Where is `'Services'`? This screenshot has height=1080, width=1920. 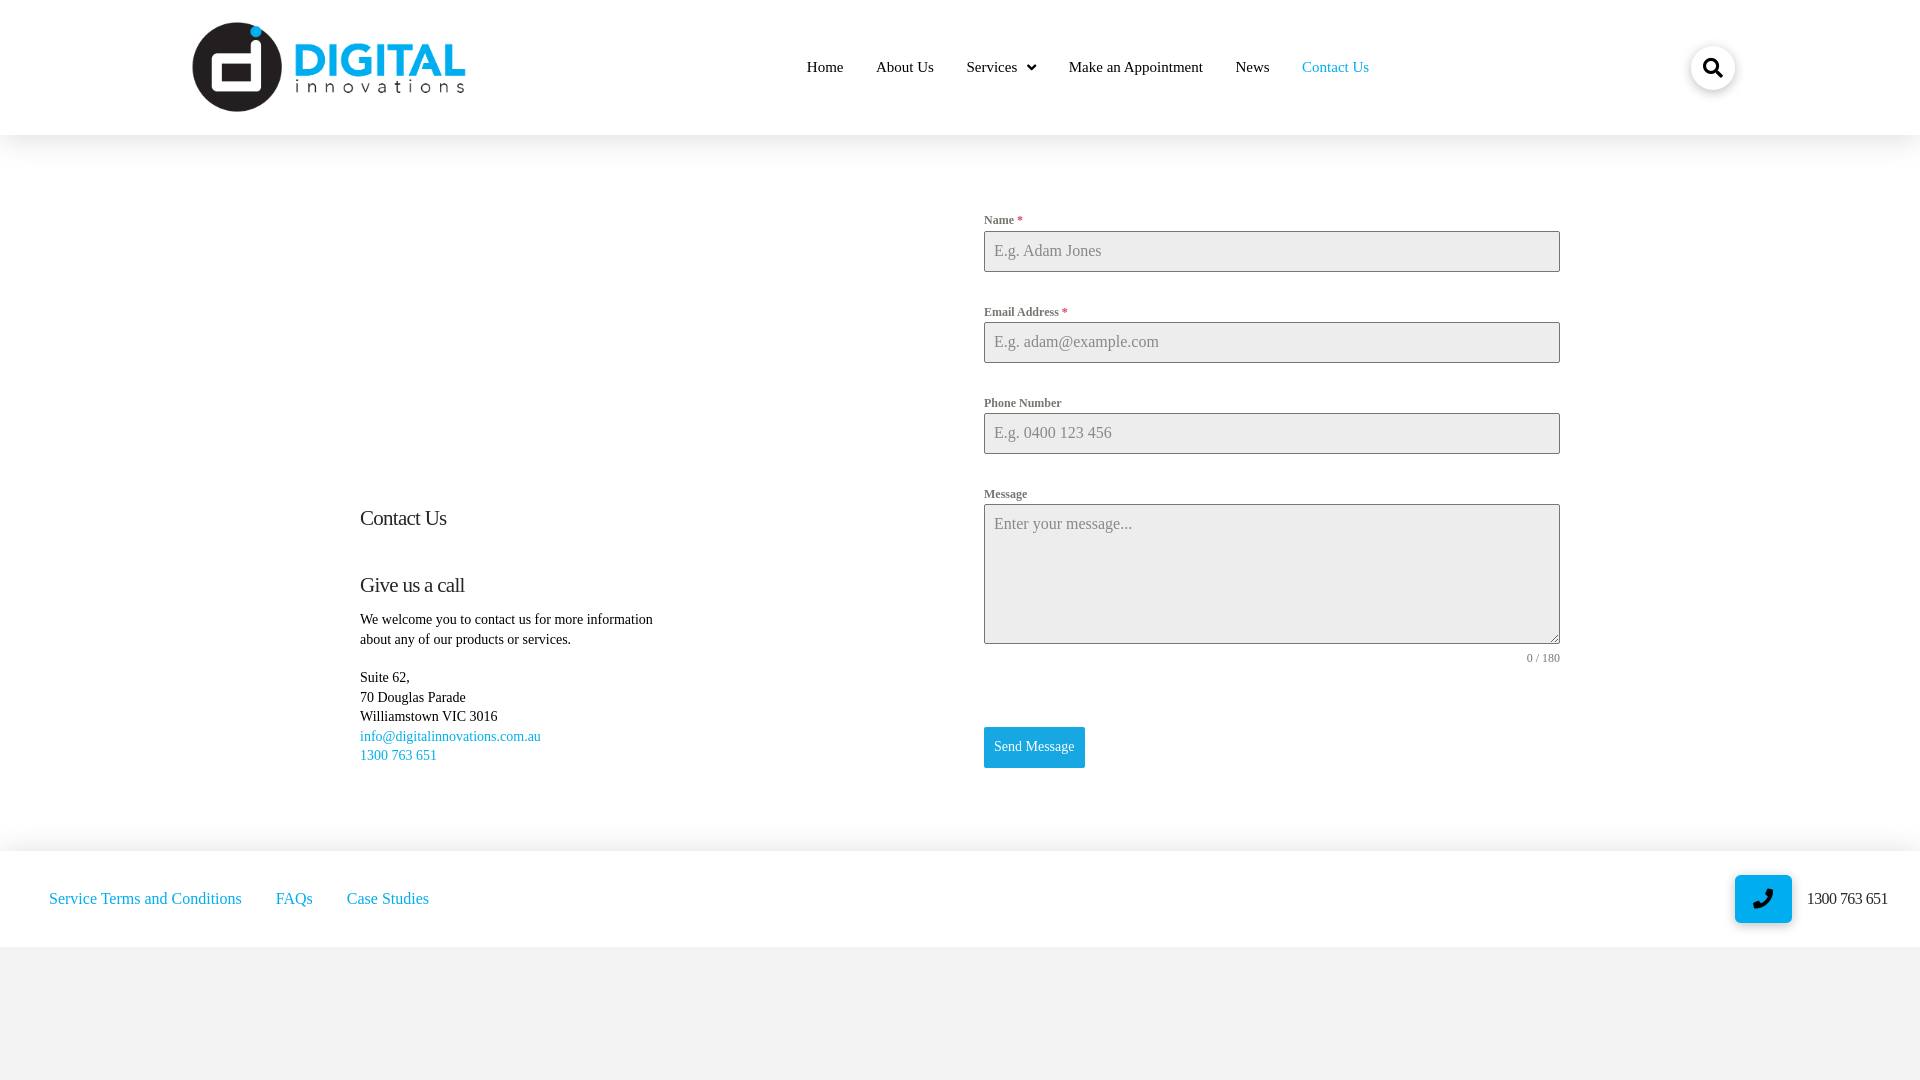
'Services' is located at coordinates (1001, 67).